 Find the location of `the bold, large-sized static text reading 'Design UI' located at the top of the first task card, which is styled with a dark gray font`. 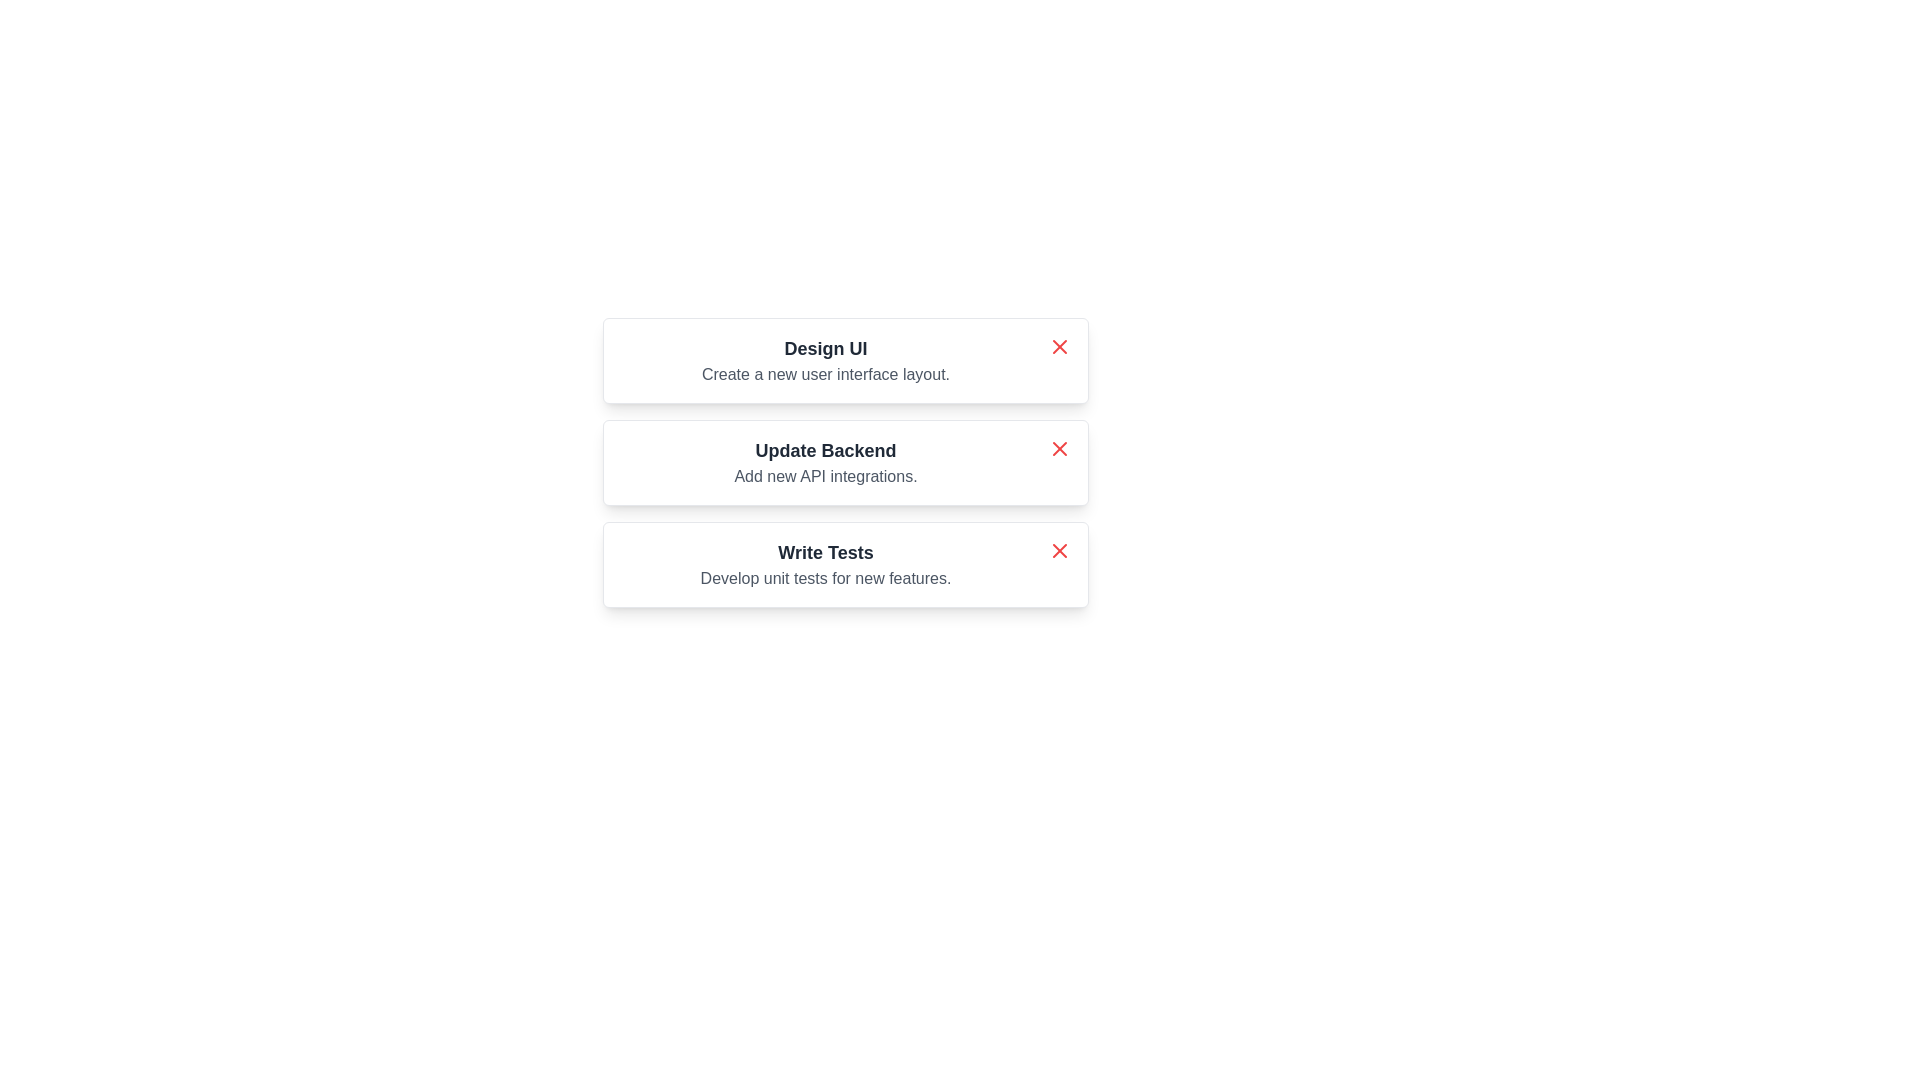

the bold, large-sized static text reading 'Design UI' located at the top of the first task card, which is styled with a dark gray font is located at coordinates (825, 347).